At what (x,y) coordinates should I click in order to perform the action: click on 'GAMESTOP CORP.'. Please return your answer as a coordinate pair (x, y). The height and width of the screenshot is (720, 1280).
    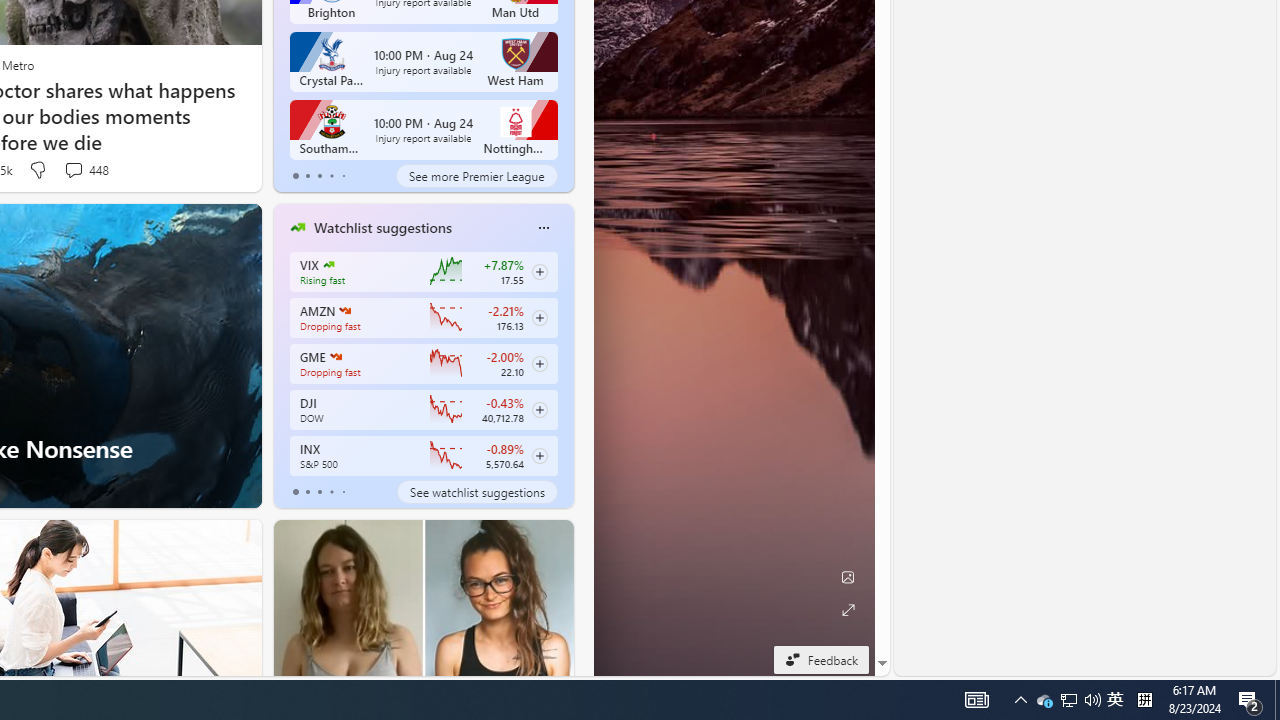
    Looking at the image, I should click on (335, 356).